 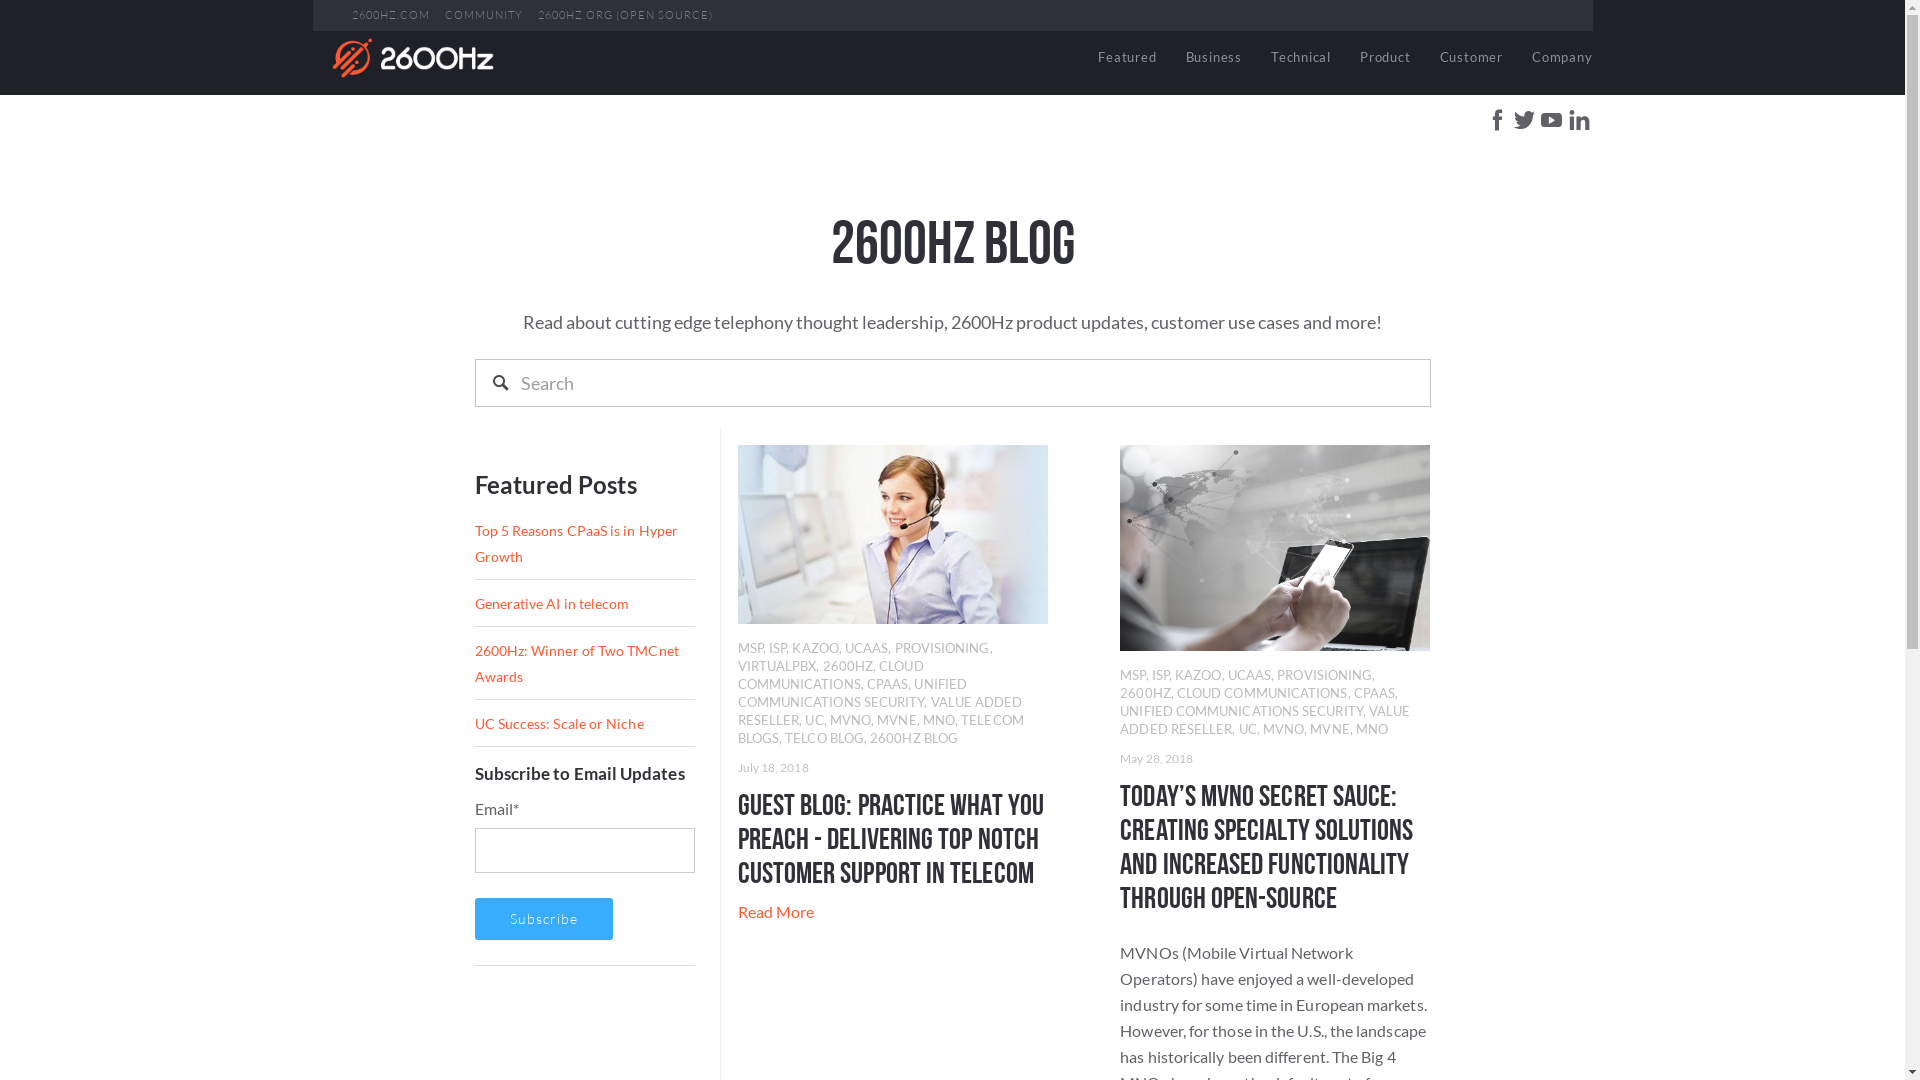 What do you see at coordinates (542, 918) in the screenshot?
I see `'Subscribe'` at bounding box center [542, 918].